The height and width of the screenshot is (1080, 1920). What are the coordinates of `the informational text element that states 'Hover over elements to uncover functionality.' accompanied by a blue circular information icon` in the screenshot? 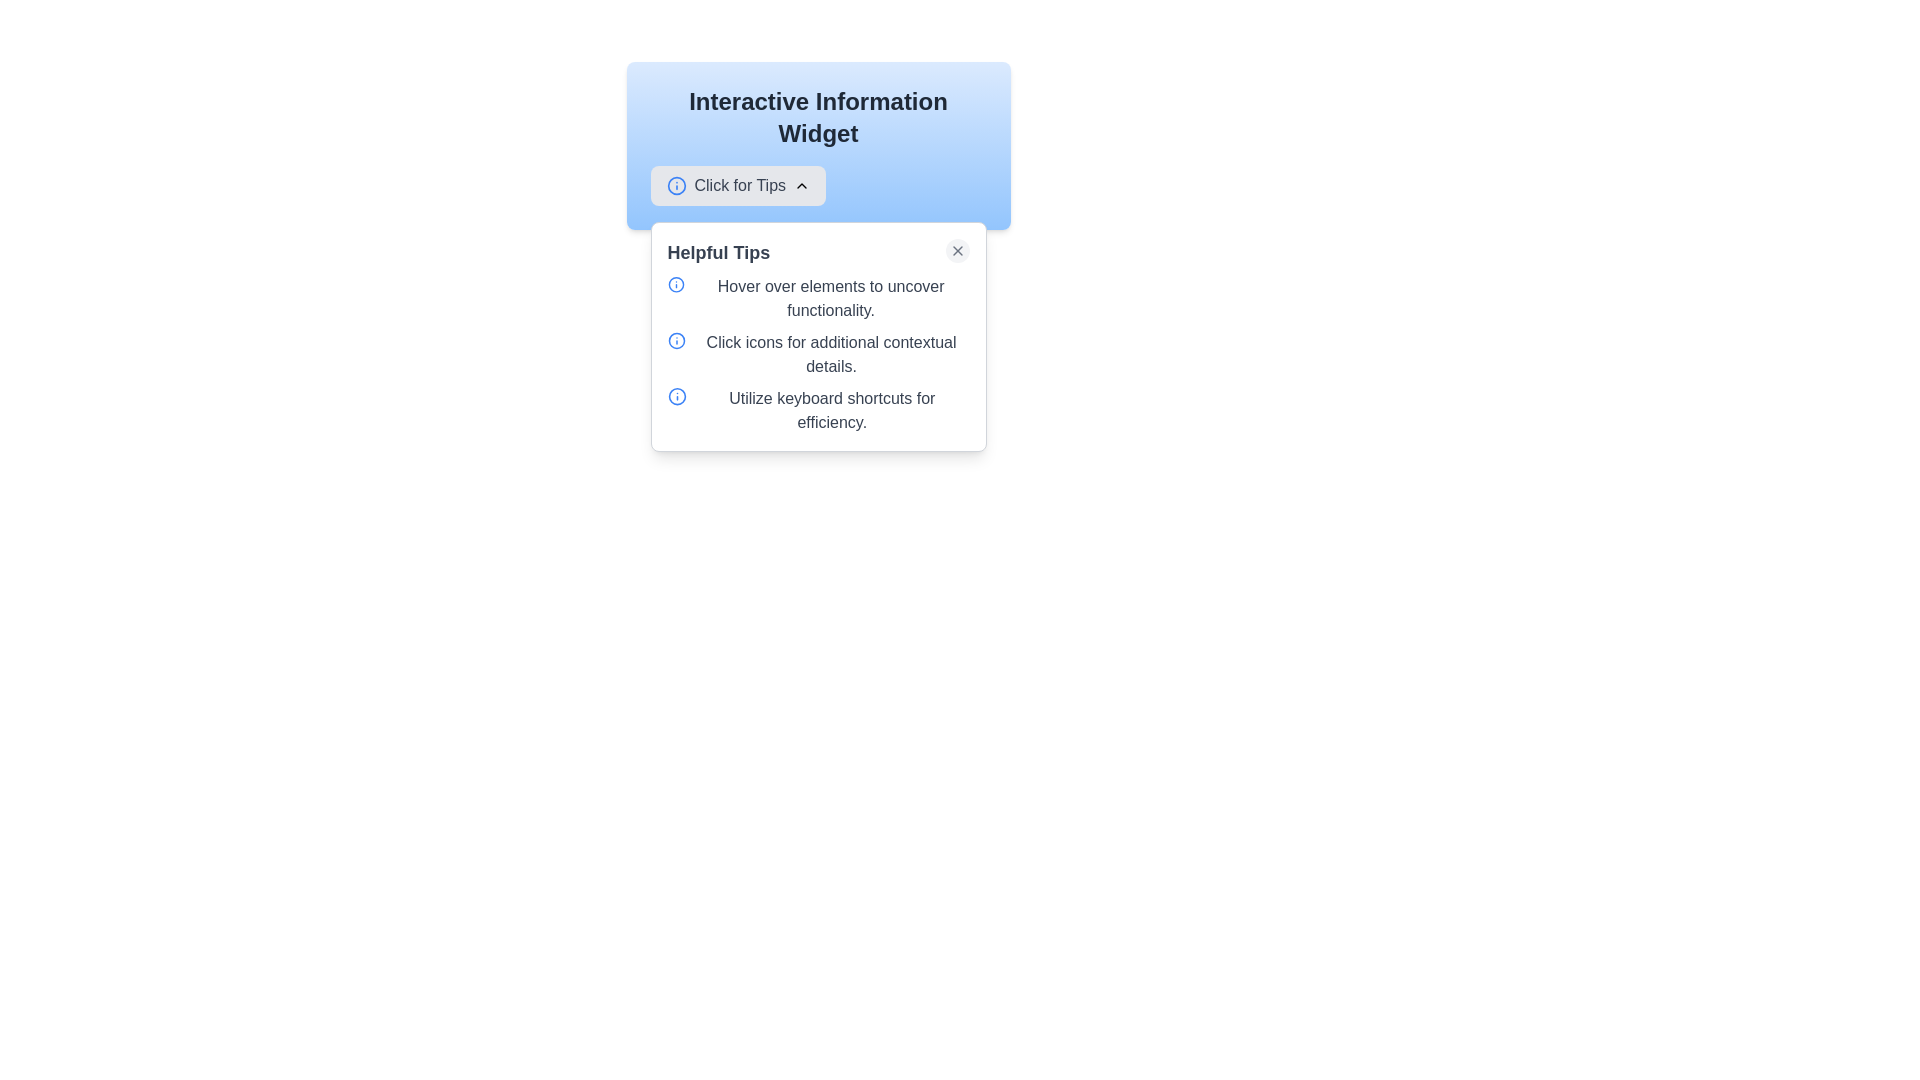 It's located at (818, 299).